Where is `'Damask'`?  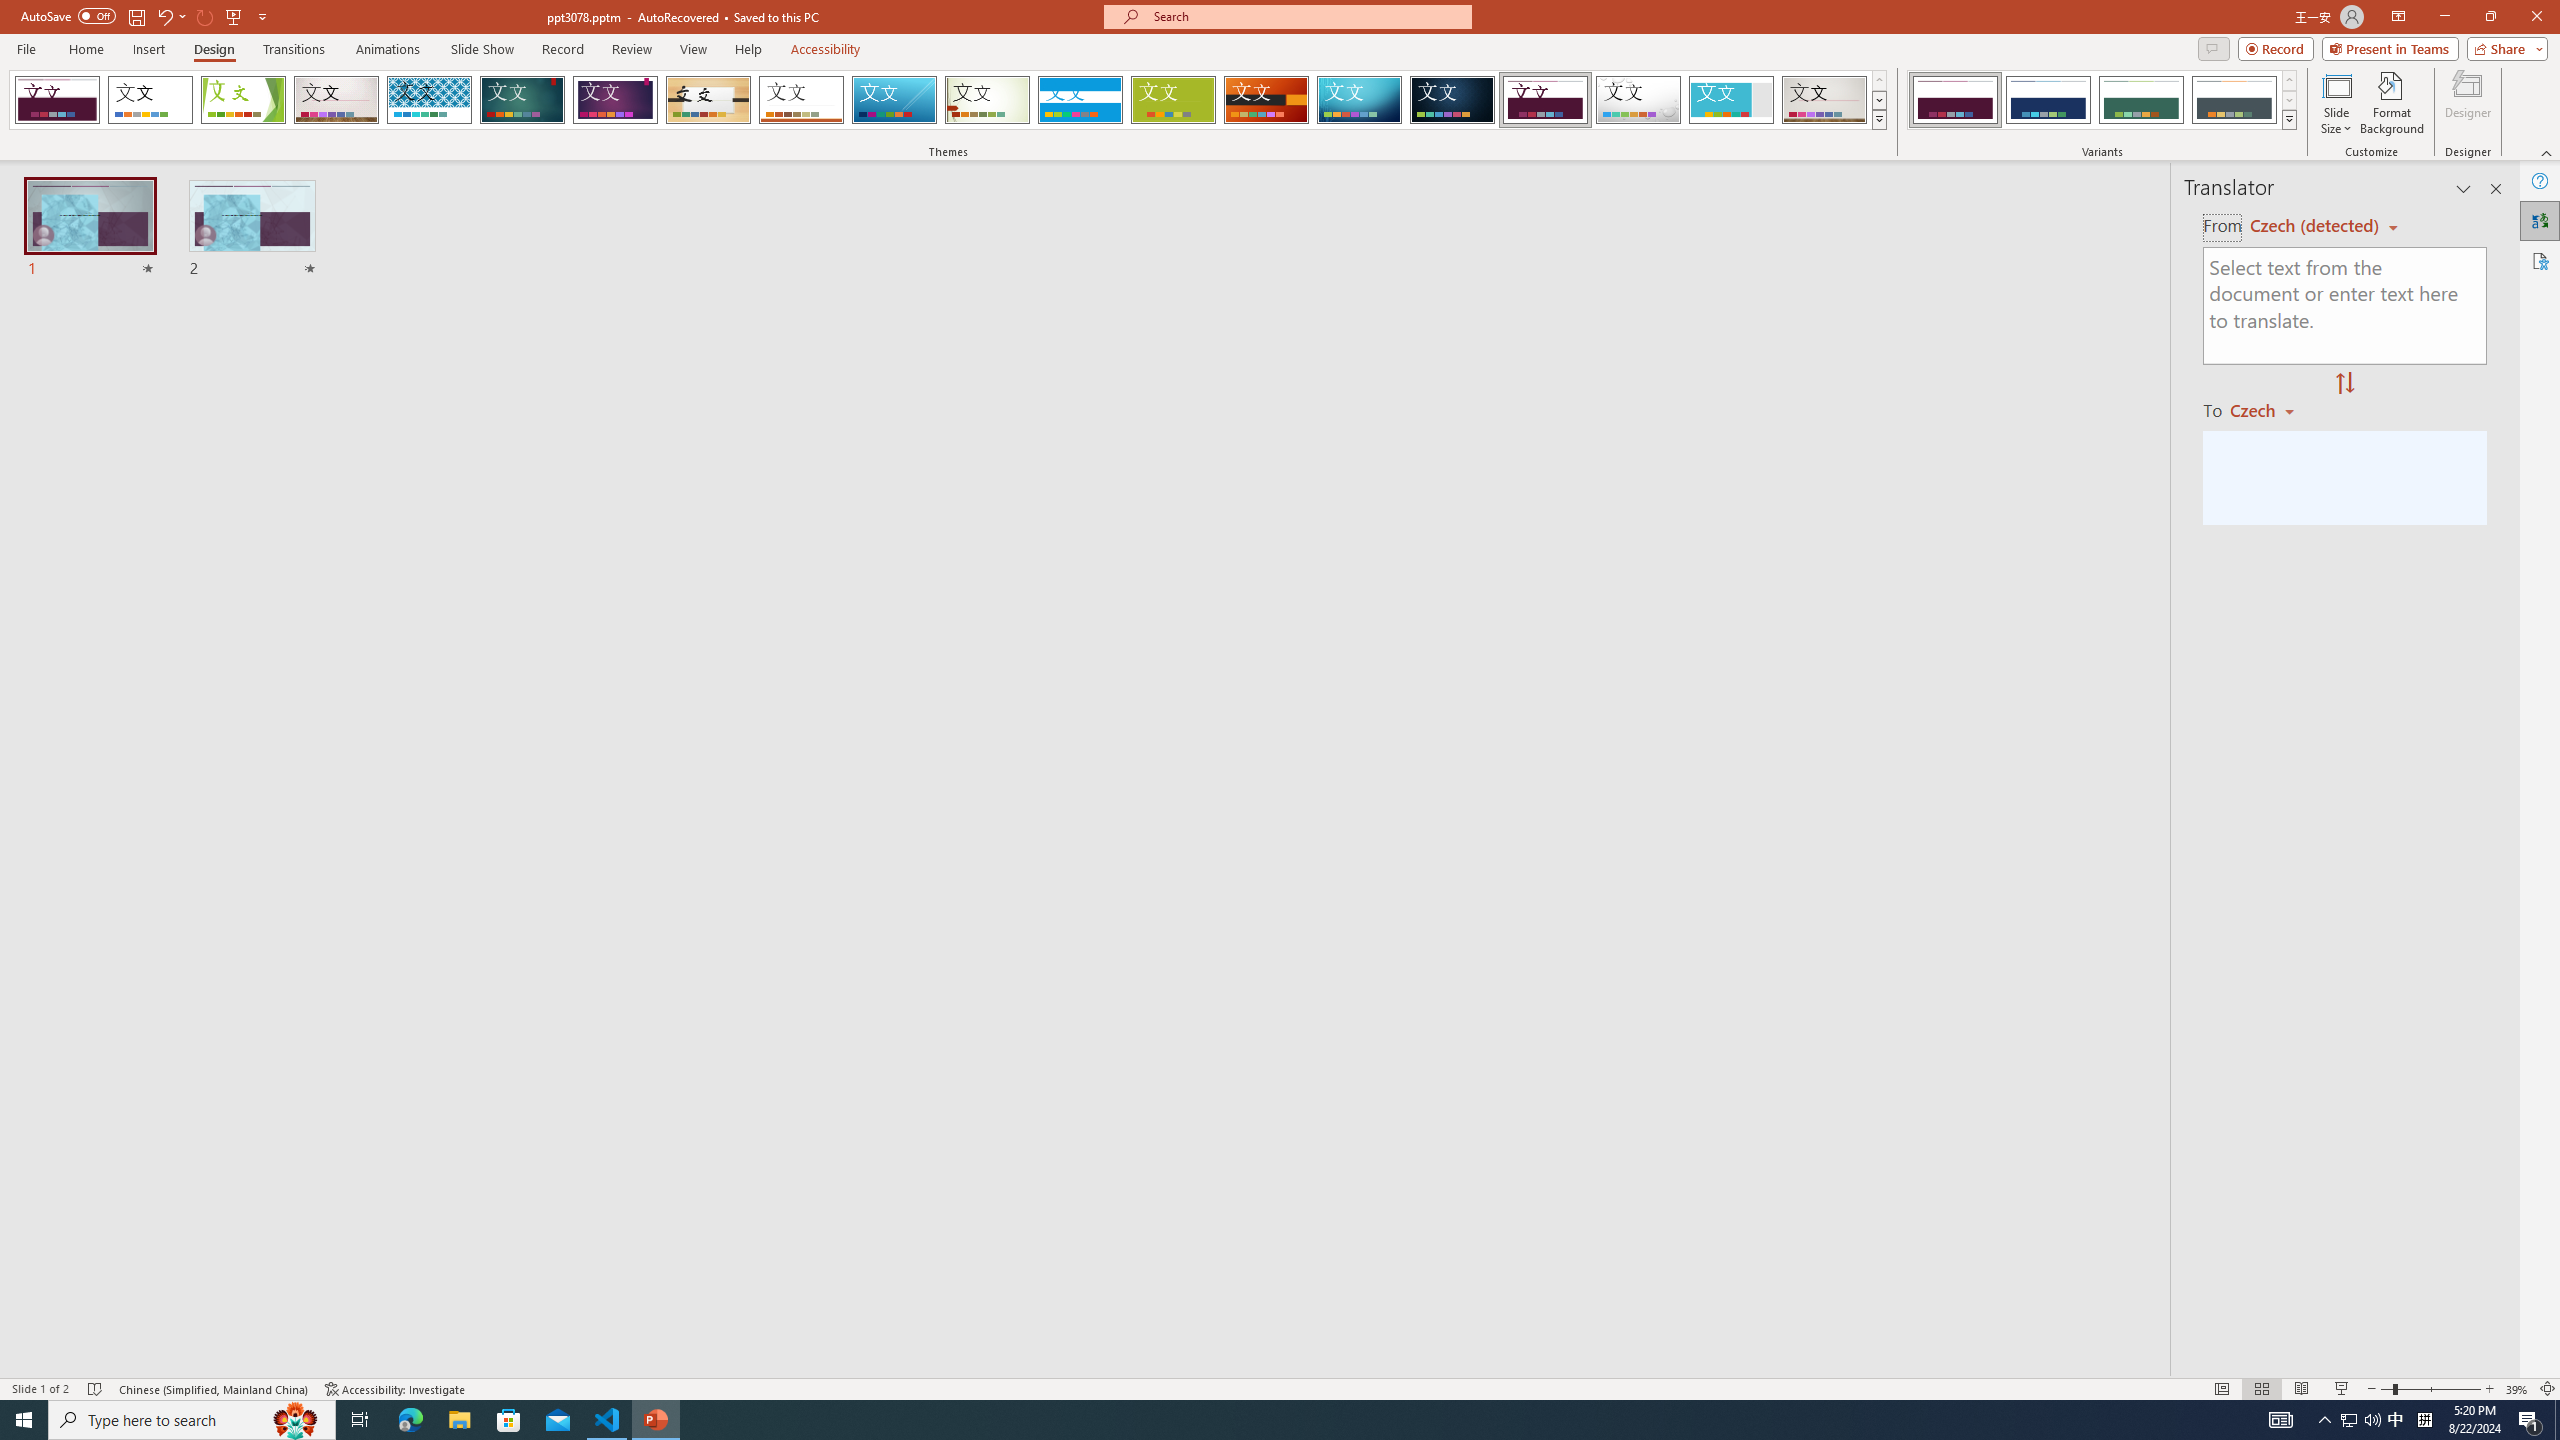
'Damask' is located at coordinates (1451, 99).